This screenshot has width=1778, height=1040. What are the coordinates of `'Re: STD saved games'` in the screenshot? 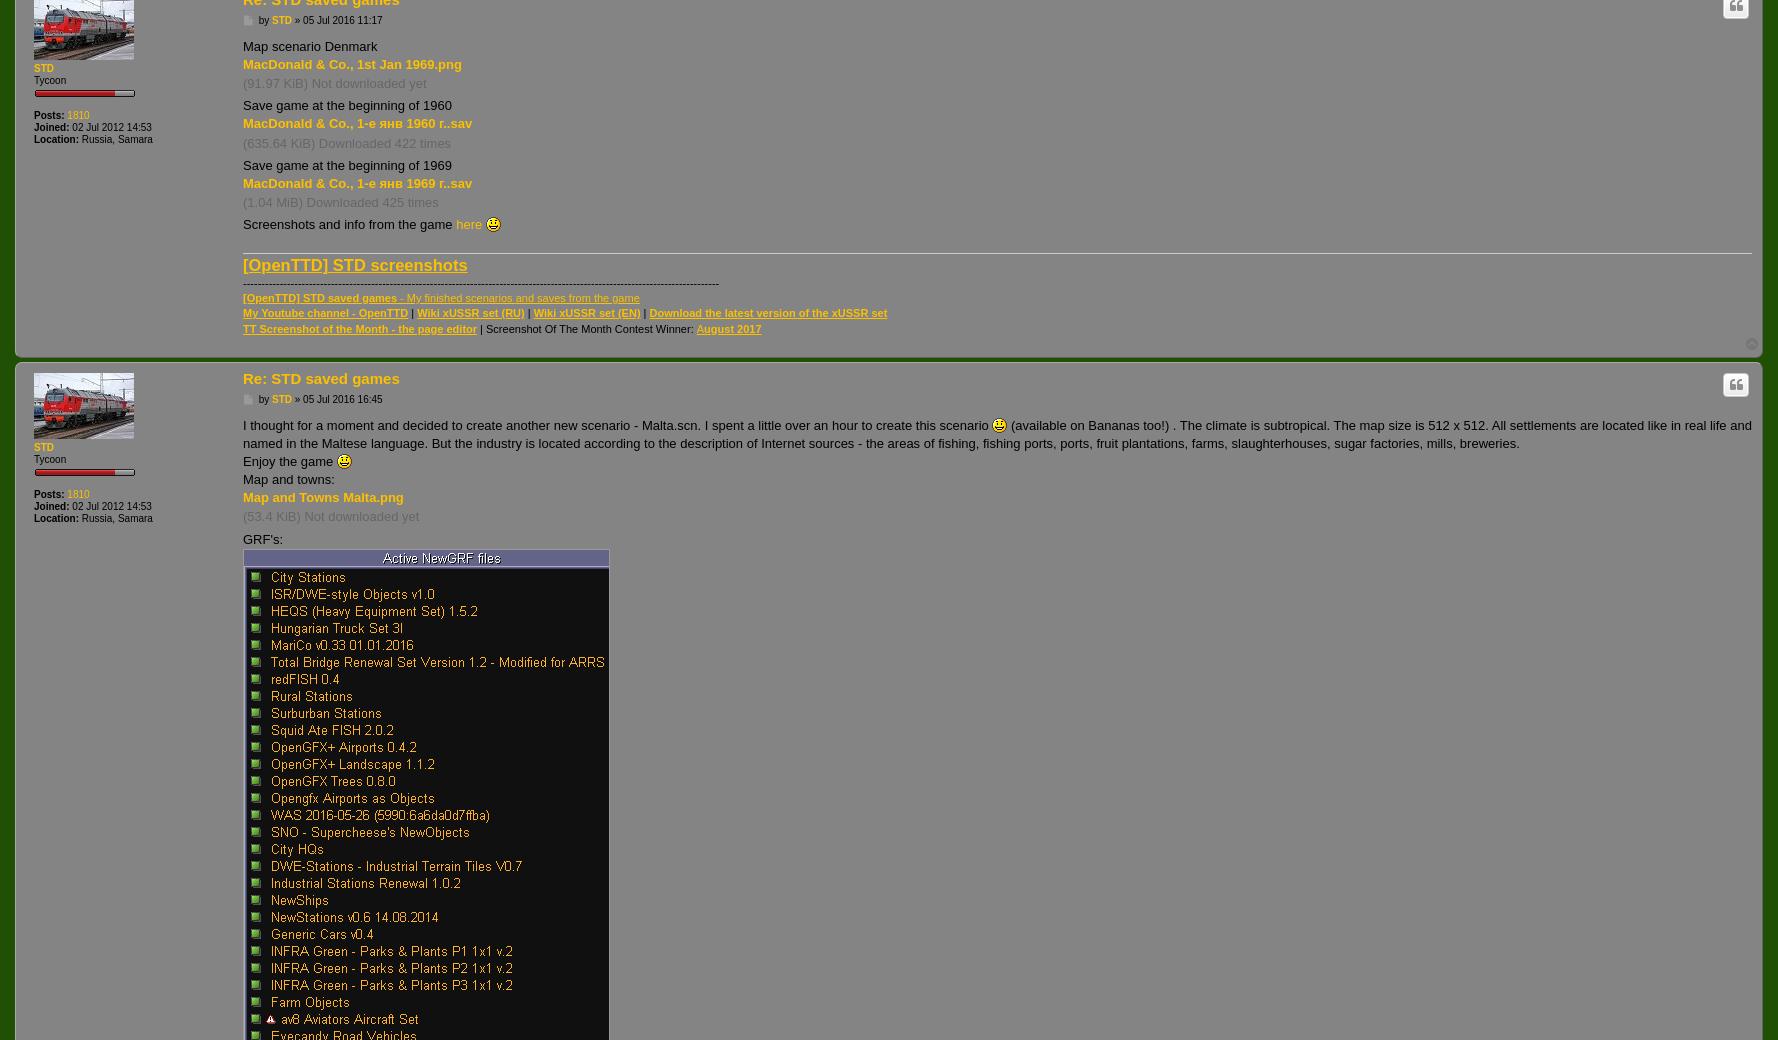 It's located at (319, 377).